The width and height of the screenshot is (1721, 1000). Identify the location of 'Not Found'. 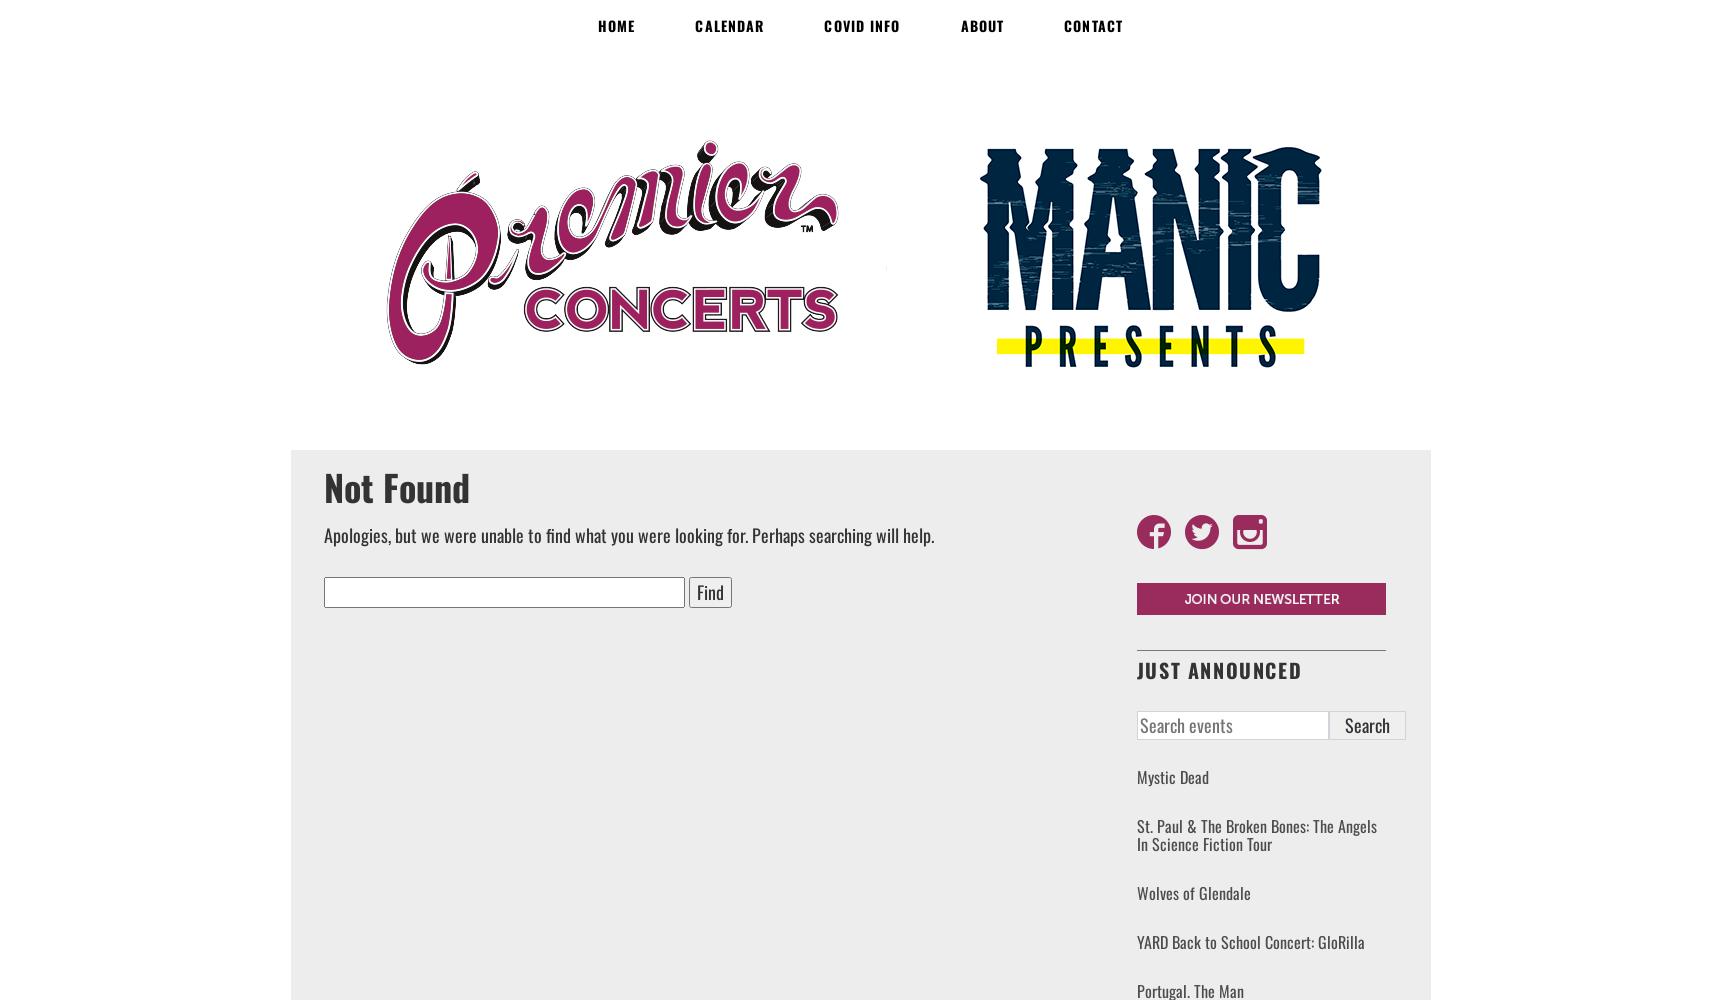
(396, 485).